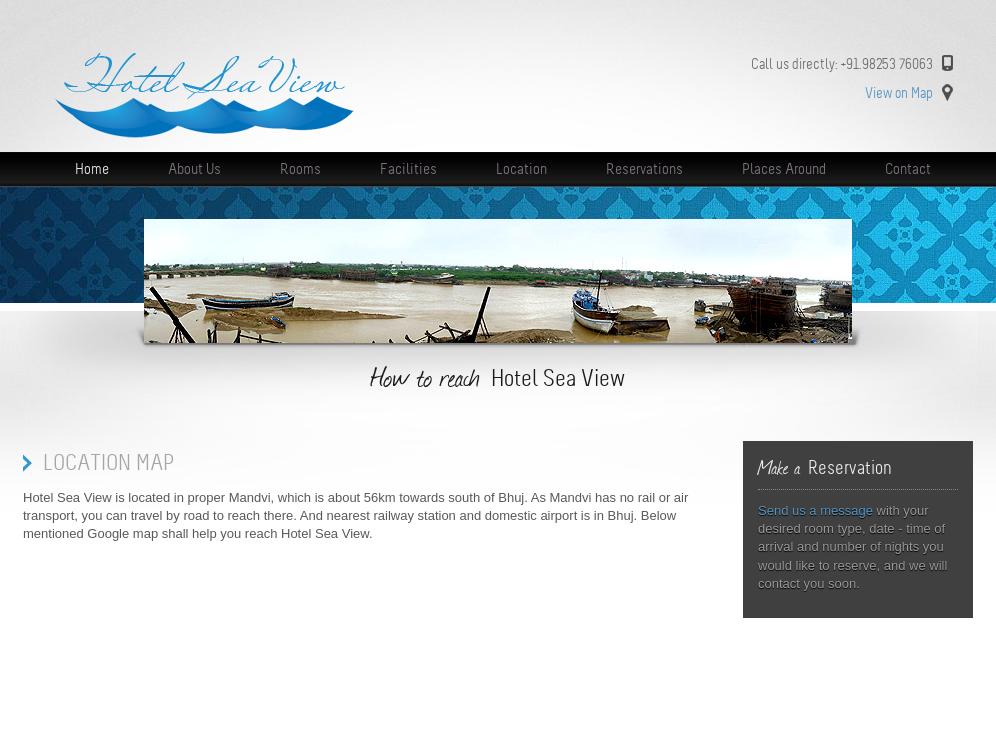 Image resolution: width=996 pixels, height=755 pixels. Describe the element at coordinates (802, 467) in the screenshot. I see `'Reservation'` at that location.